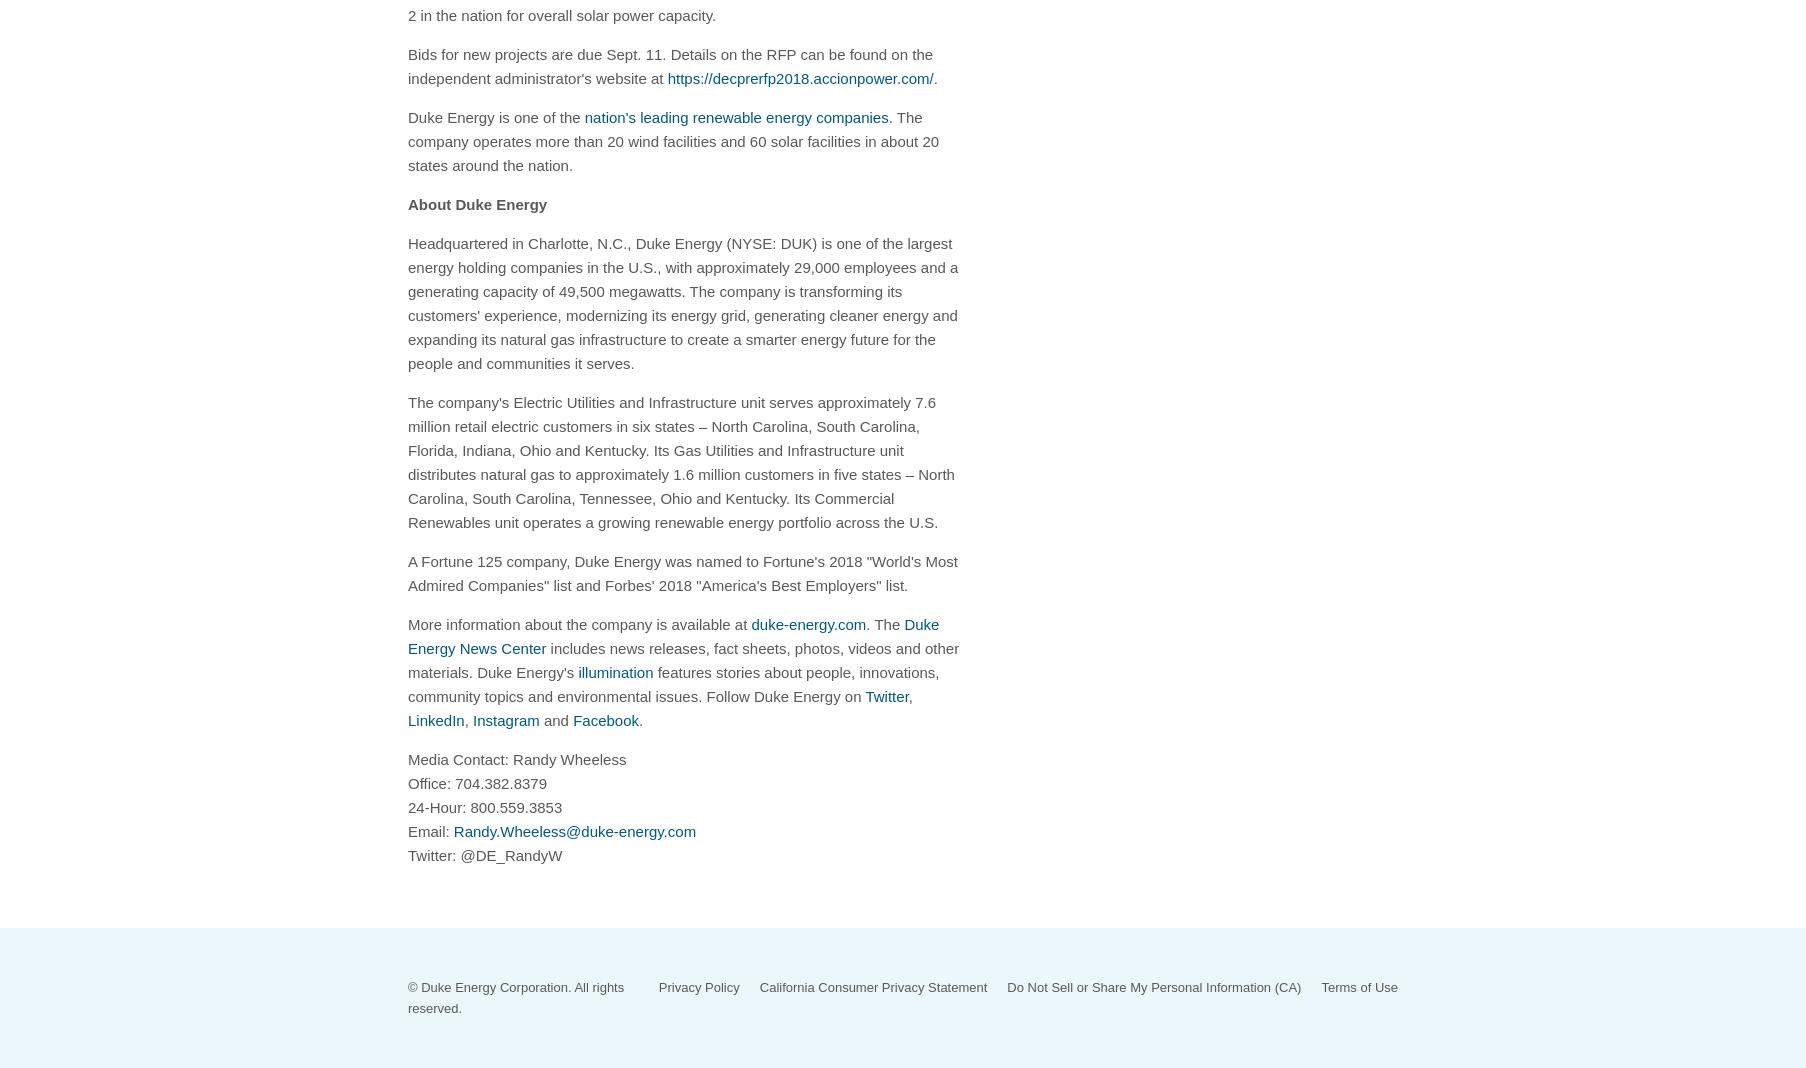 This screenshot has width=1806, height=1068. Describe the element at coordinates (799, 76) in the screenshot. I see `'https://decprerfp2018.accionpower.com/'` at that location.